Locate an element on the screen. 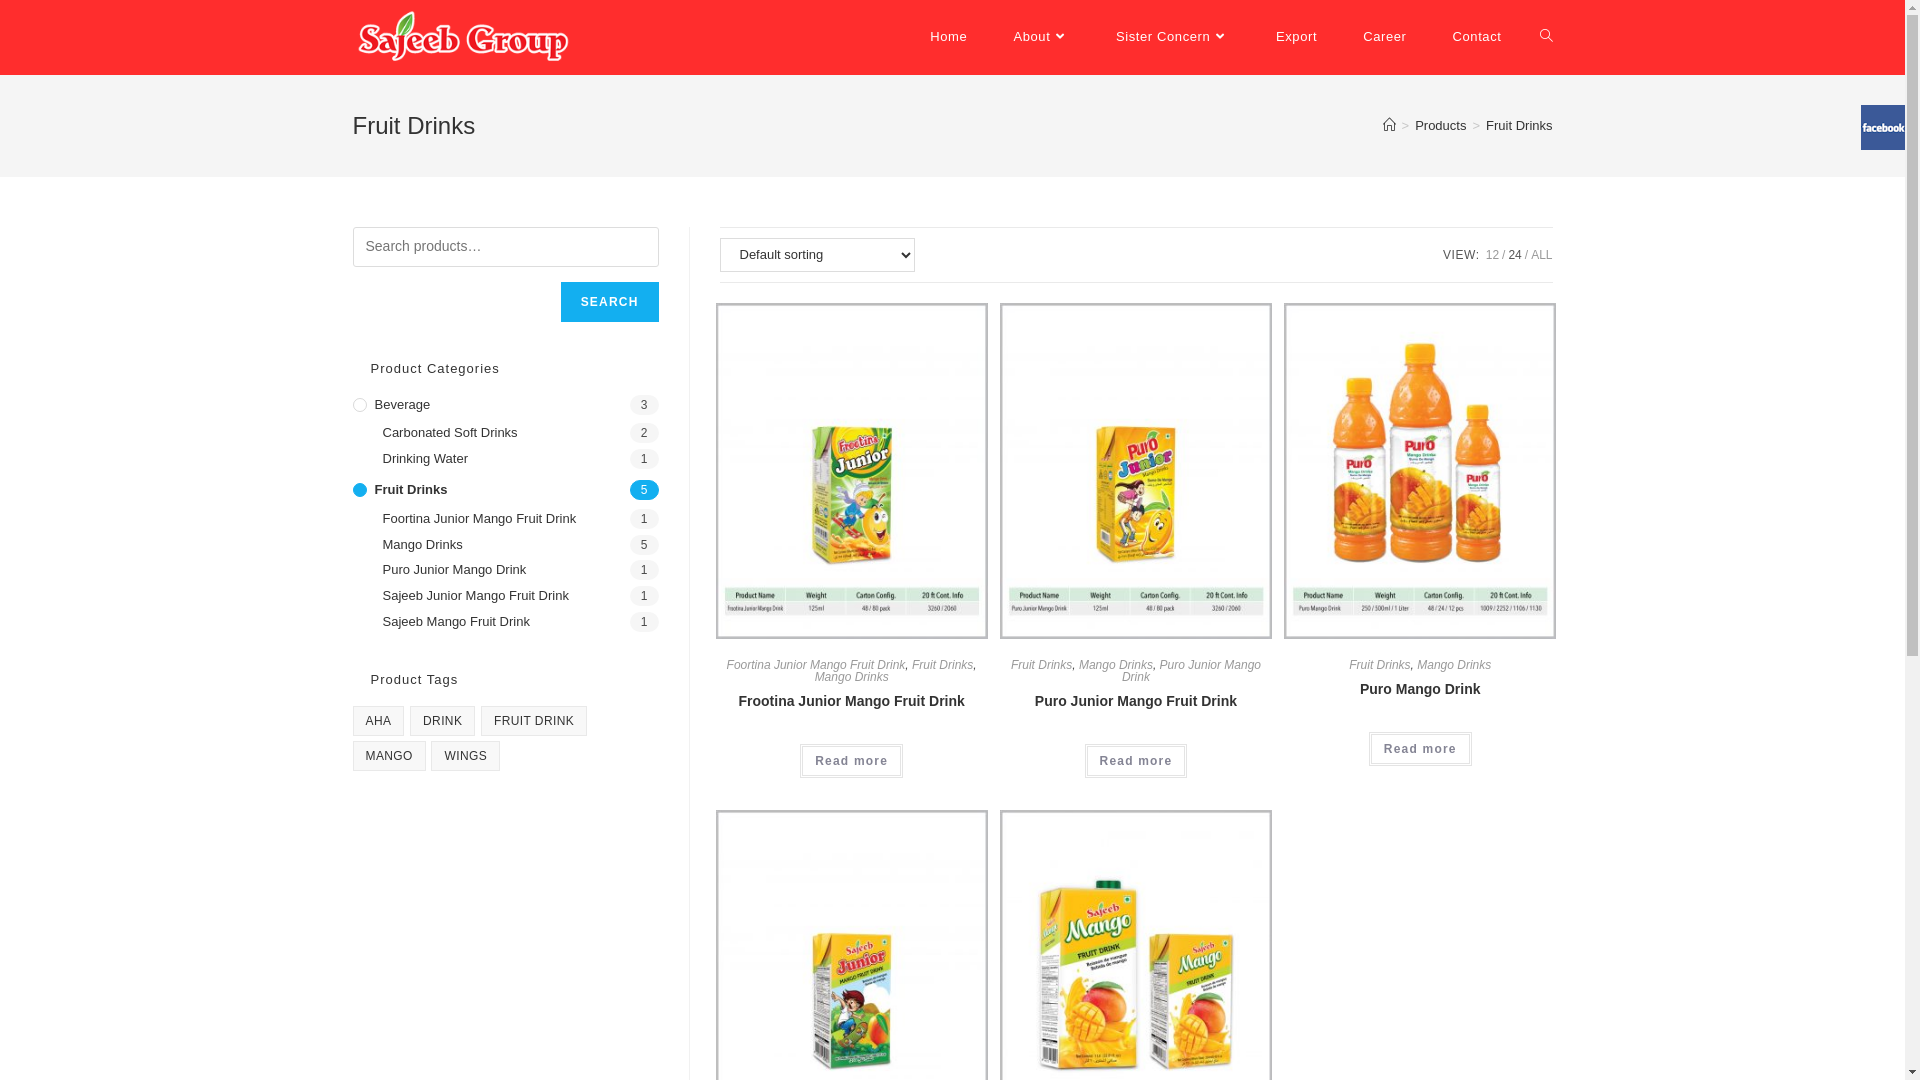 The height and width of the screenshot is (1080, 1920). 'Beverage' is located at coordinates (351, 405).